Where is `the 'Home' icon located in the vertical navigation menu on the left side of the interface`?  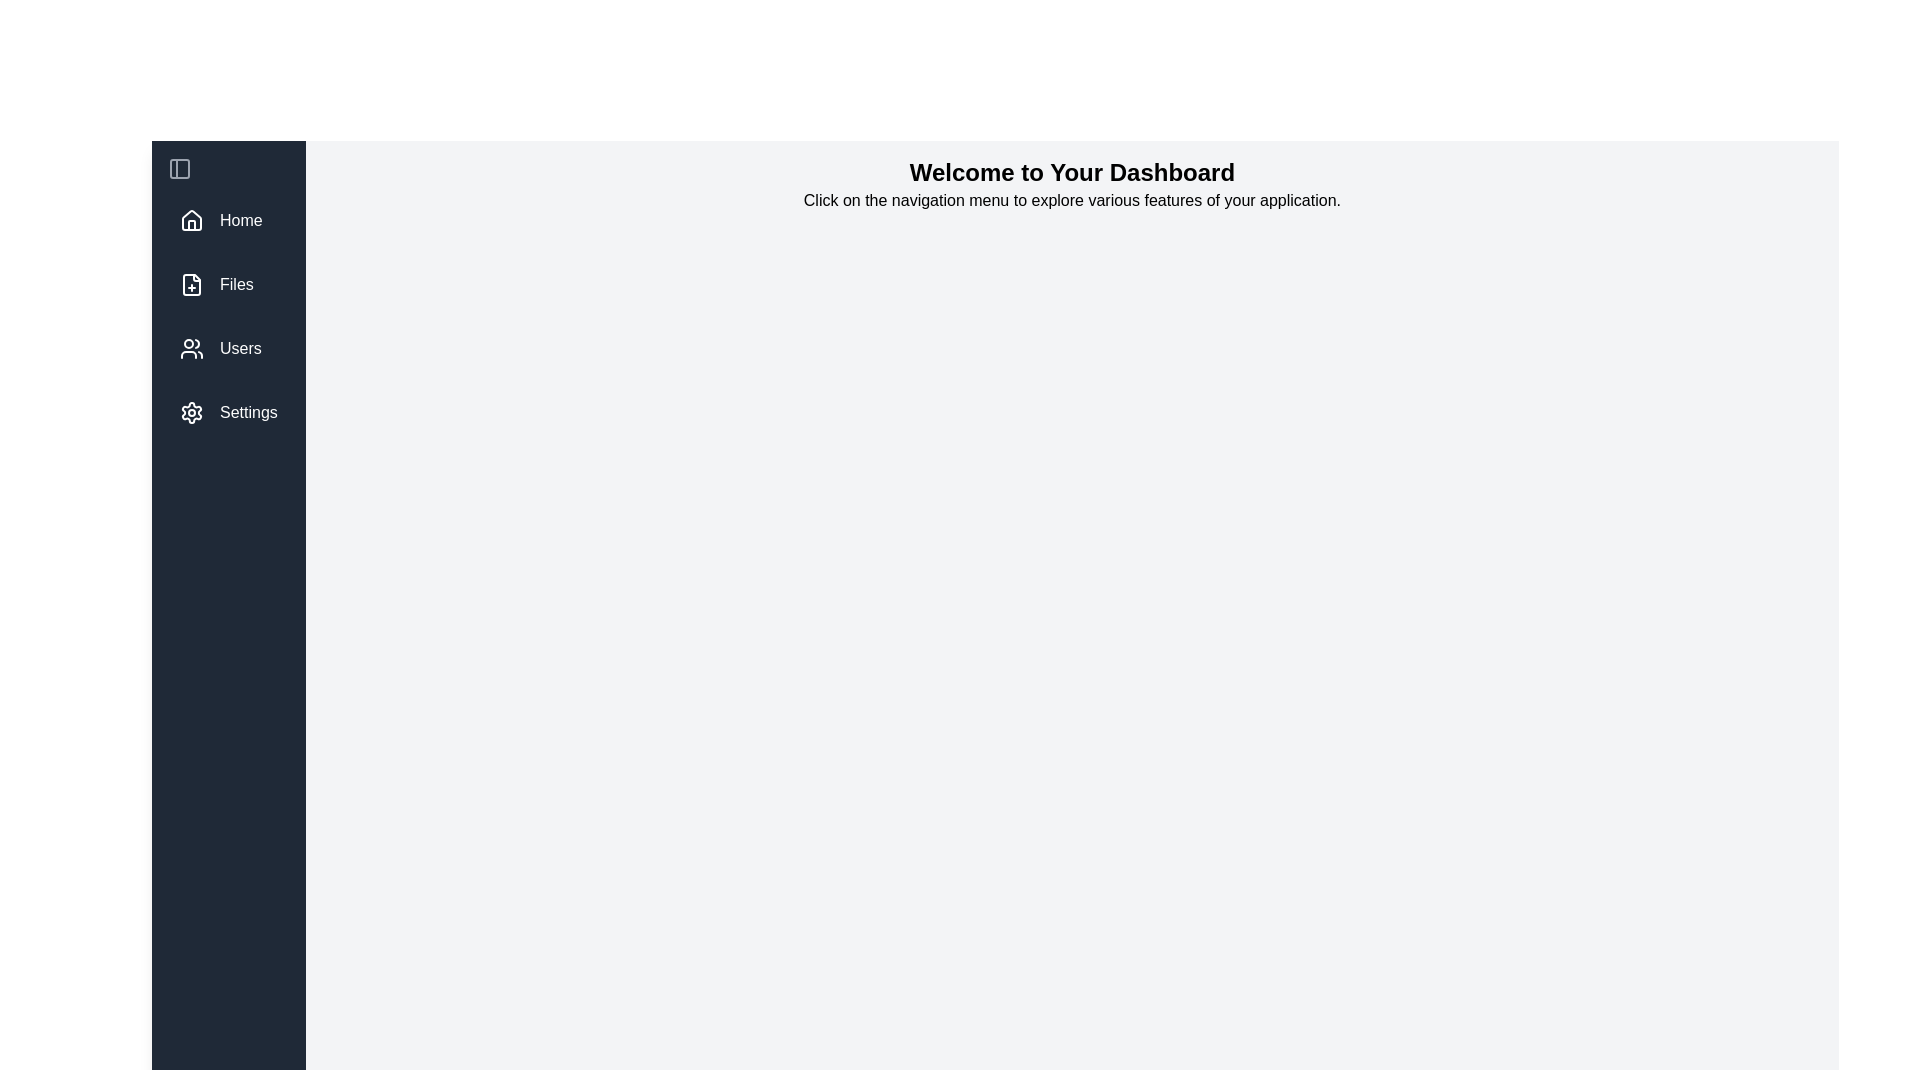
the 'Home' icon located in the vertical navigation menu on the left side of the interface is located at coordinates (192, 220).